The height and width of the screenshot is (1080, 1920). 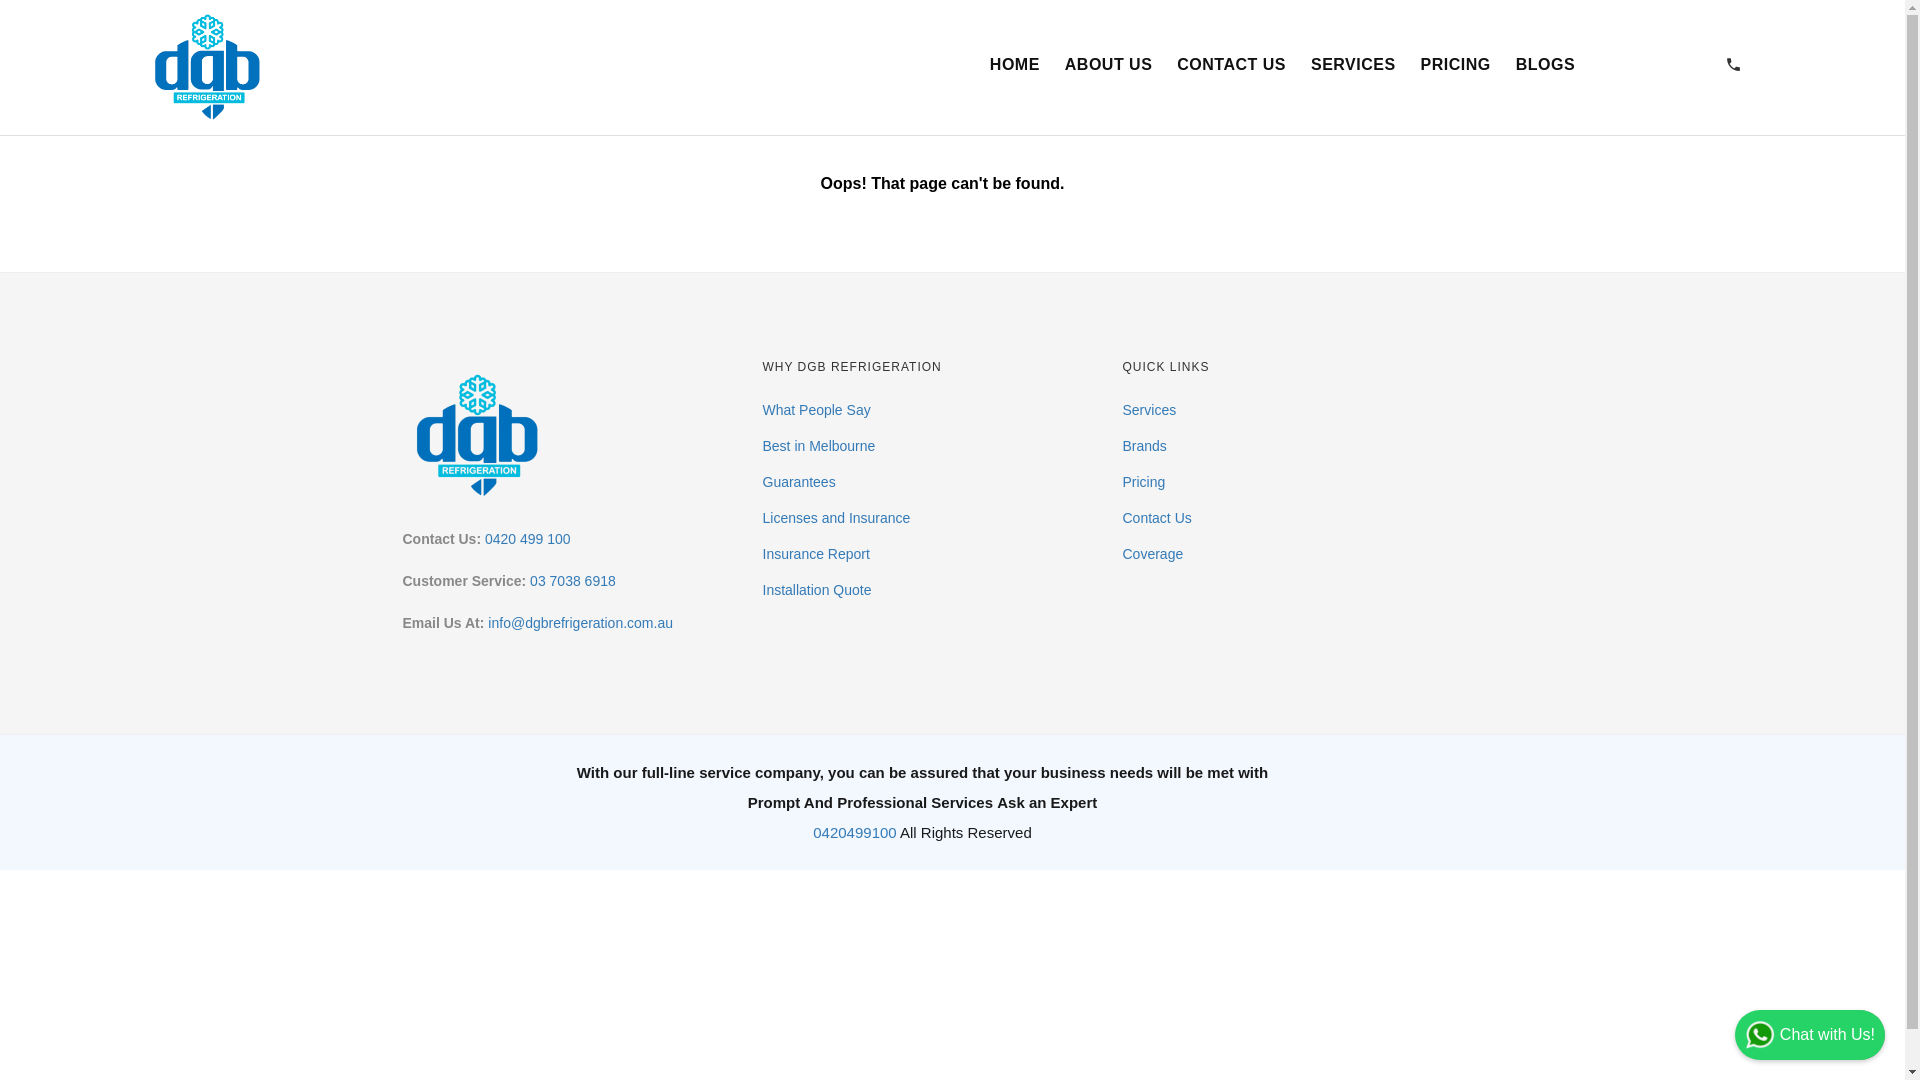 What do you see at coordinates (835, 516) in the screenshot?
I see `'Licenses and Insurance'` at bounding box center [835, 516].